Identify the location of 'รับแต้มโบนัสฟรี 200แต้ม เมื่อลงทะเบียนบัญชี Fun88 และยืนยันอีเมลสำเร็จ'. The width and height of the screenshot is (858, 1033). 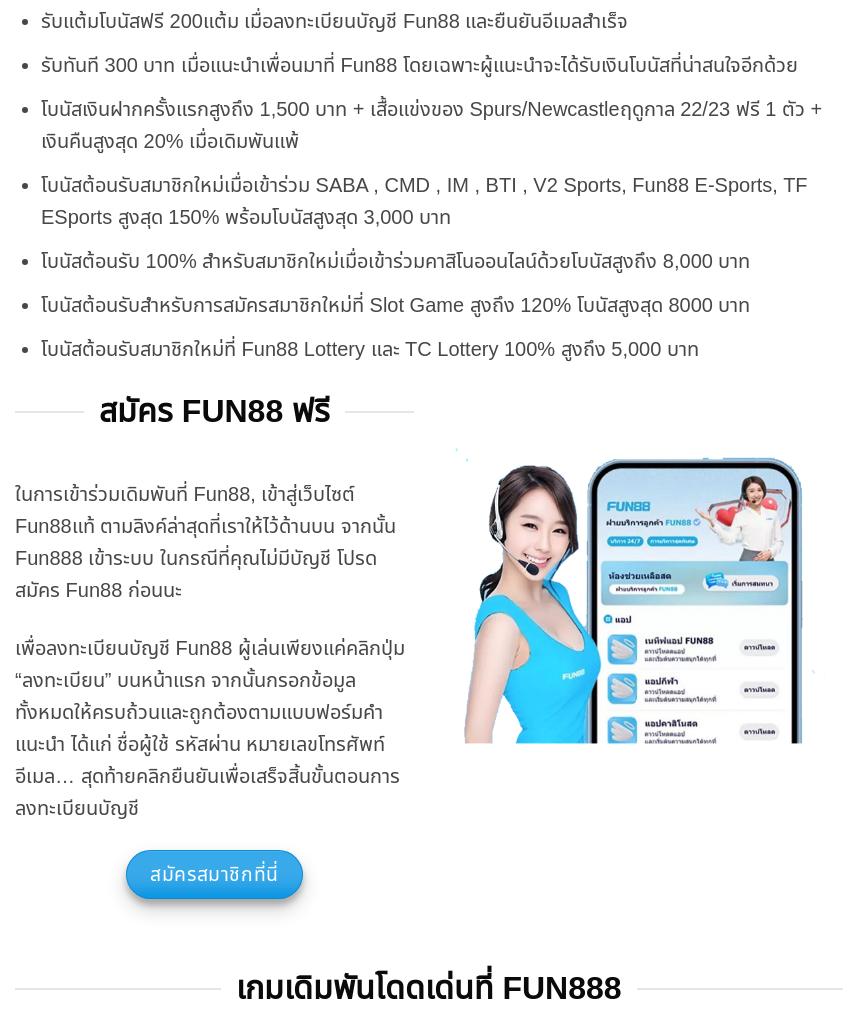
(333, 20).